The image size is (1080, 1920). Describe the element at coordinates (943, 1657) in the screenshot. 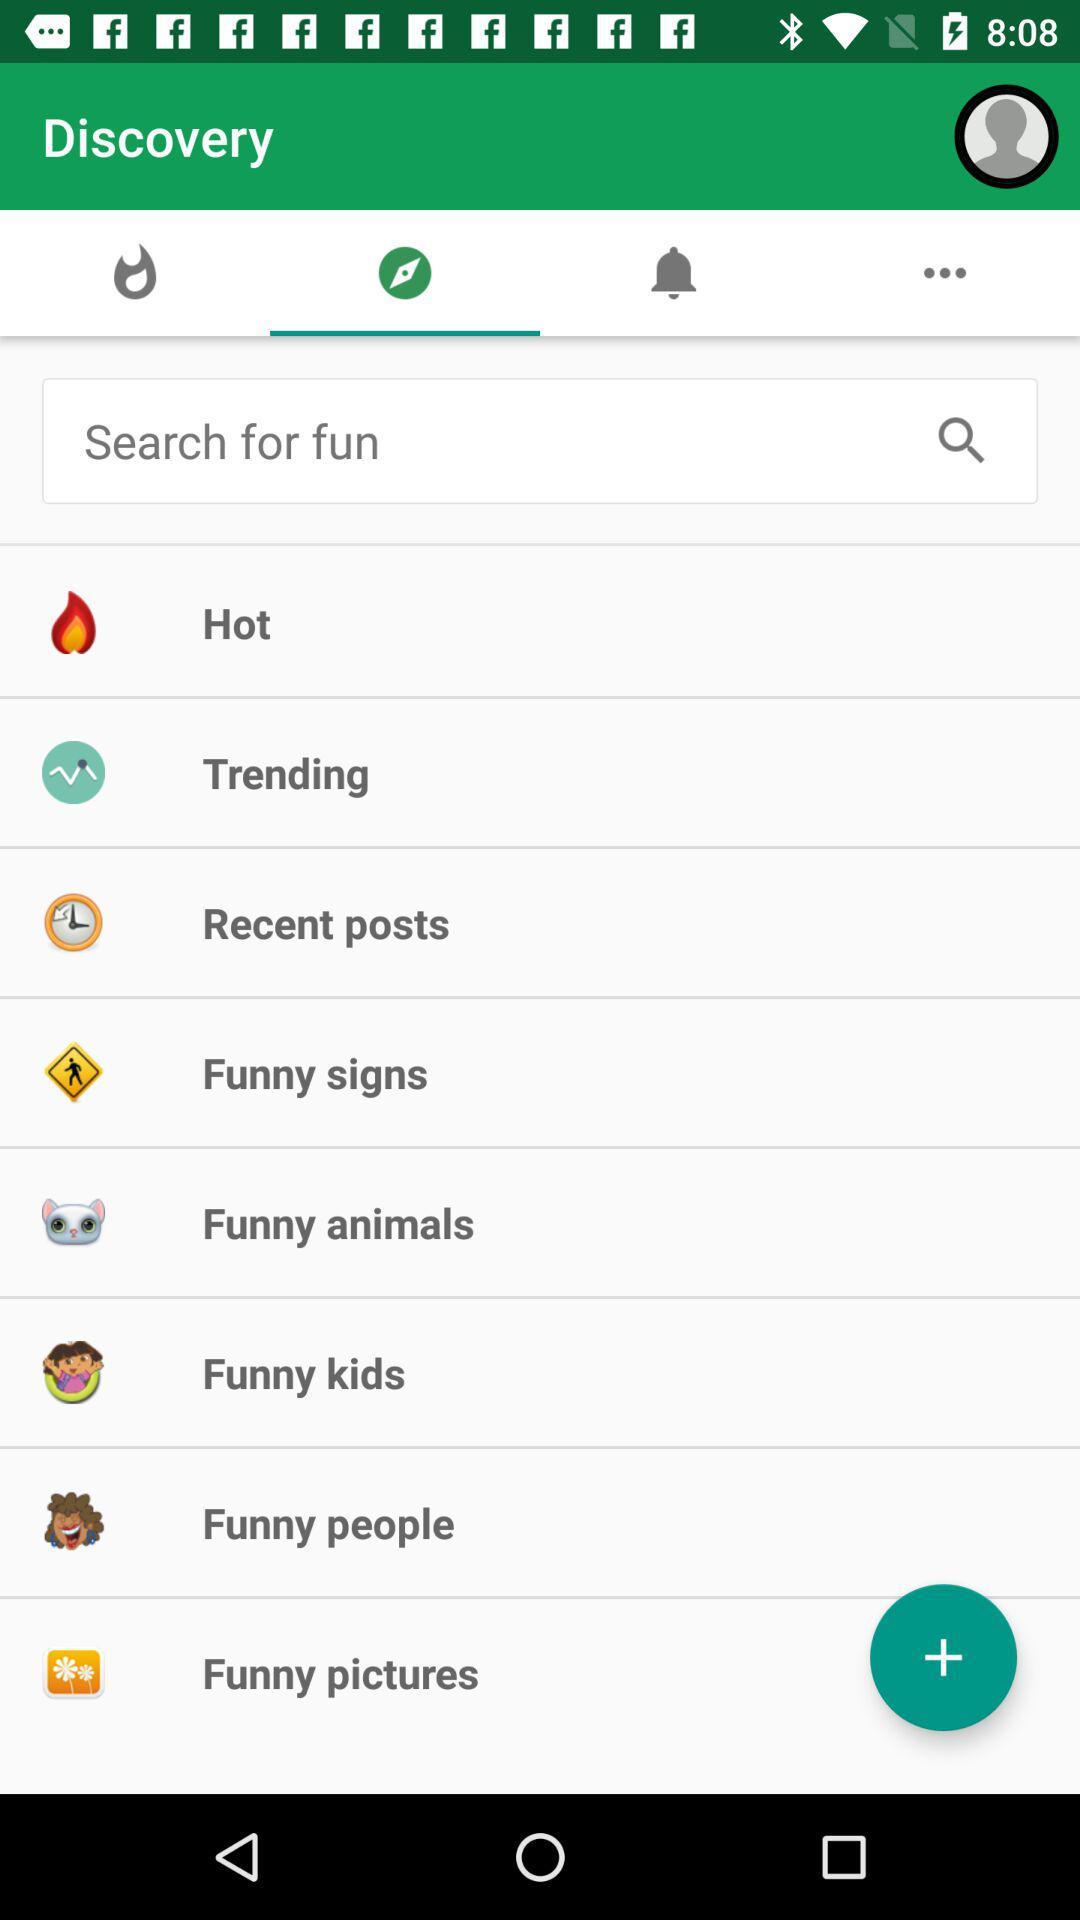

I see `the add icon` at that location.